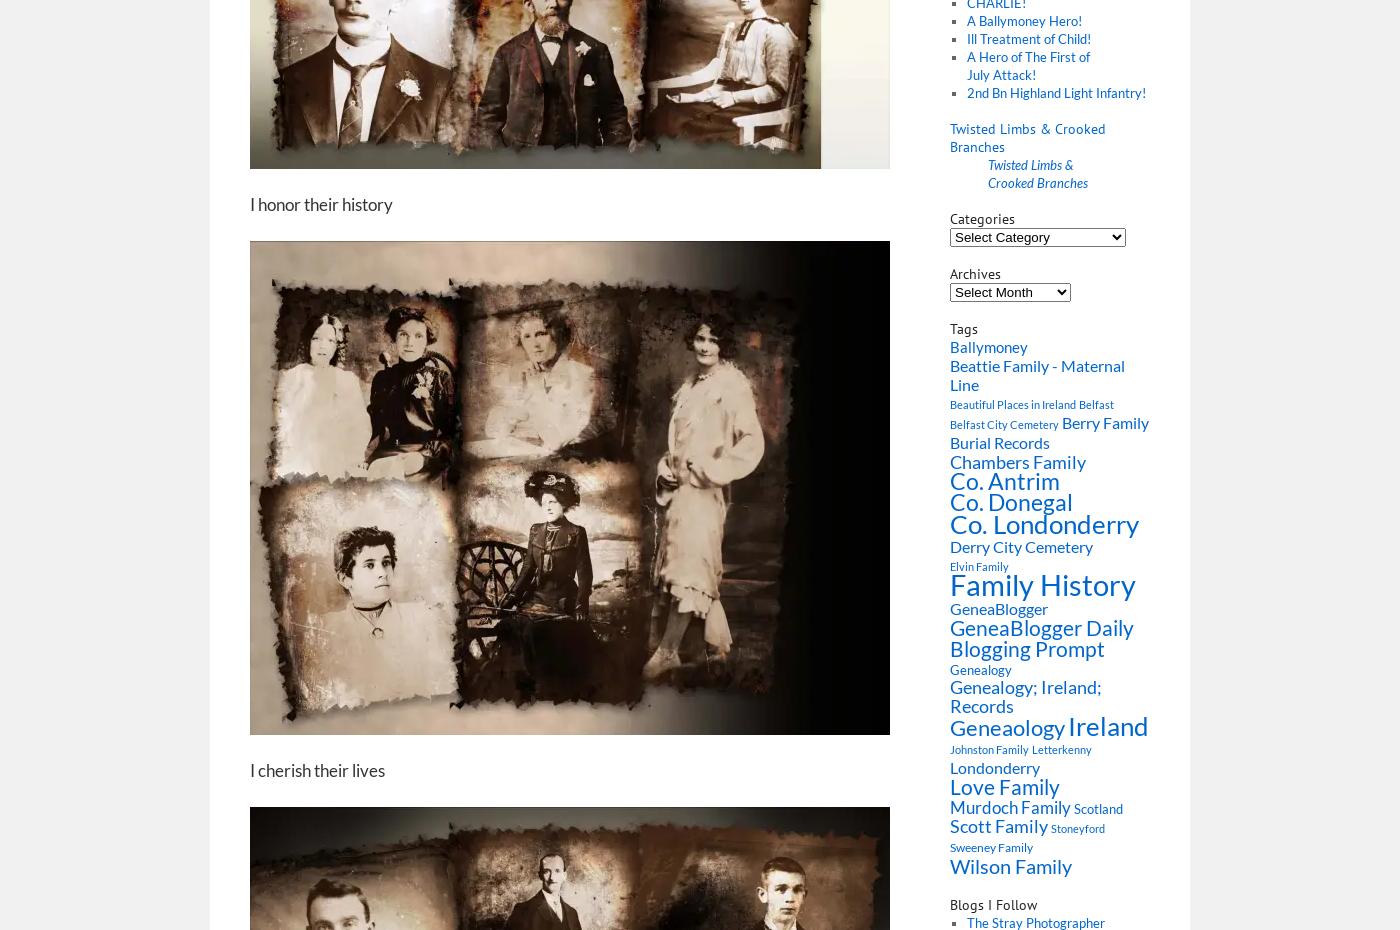 Image resolution: width=1400 pixels, height=930 pixels. What do you see at coordinates (975, 273) in the screenshot?
I see `'Archives'` at bounding box center [975, 273].